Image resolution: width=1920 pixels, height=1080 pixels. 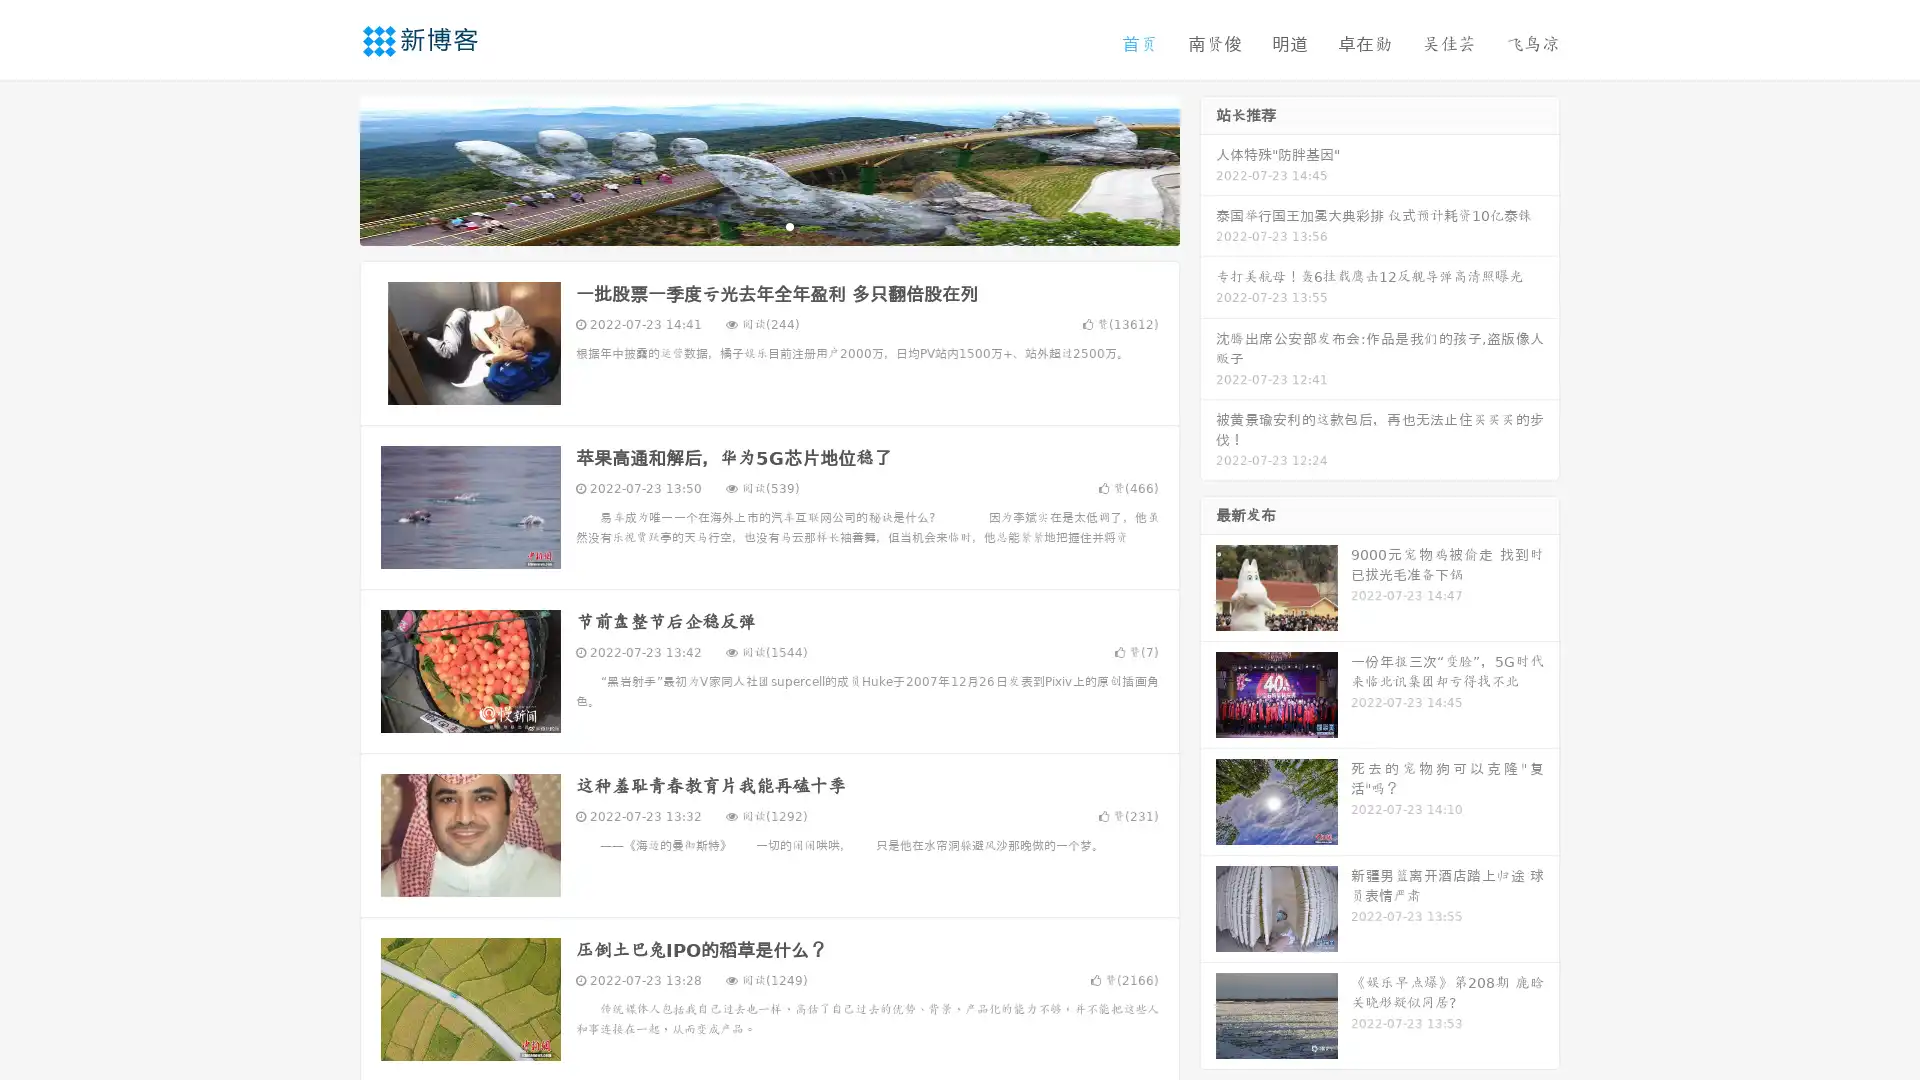 I want to click on Previous slide, so click(x=330, y=168).